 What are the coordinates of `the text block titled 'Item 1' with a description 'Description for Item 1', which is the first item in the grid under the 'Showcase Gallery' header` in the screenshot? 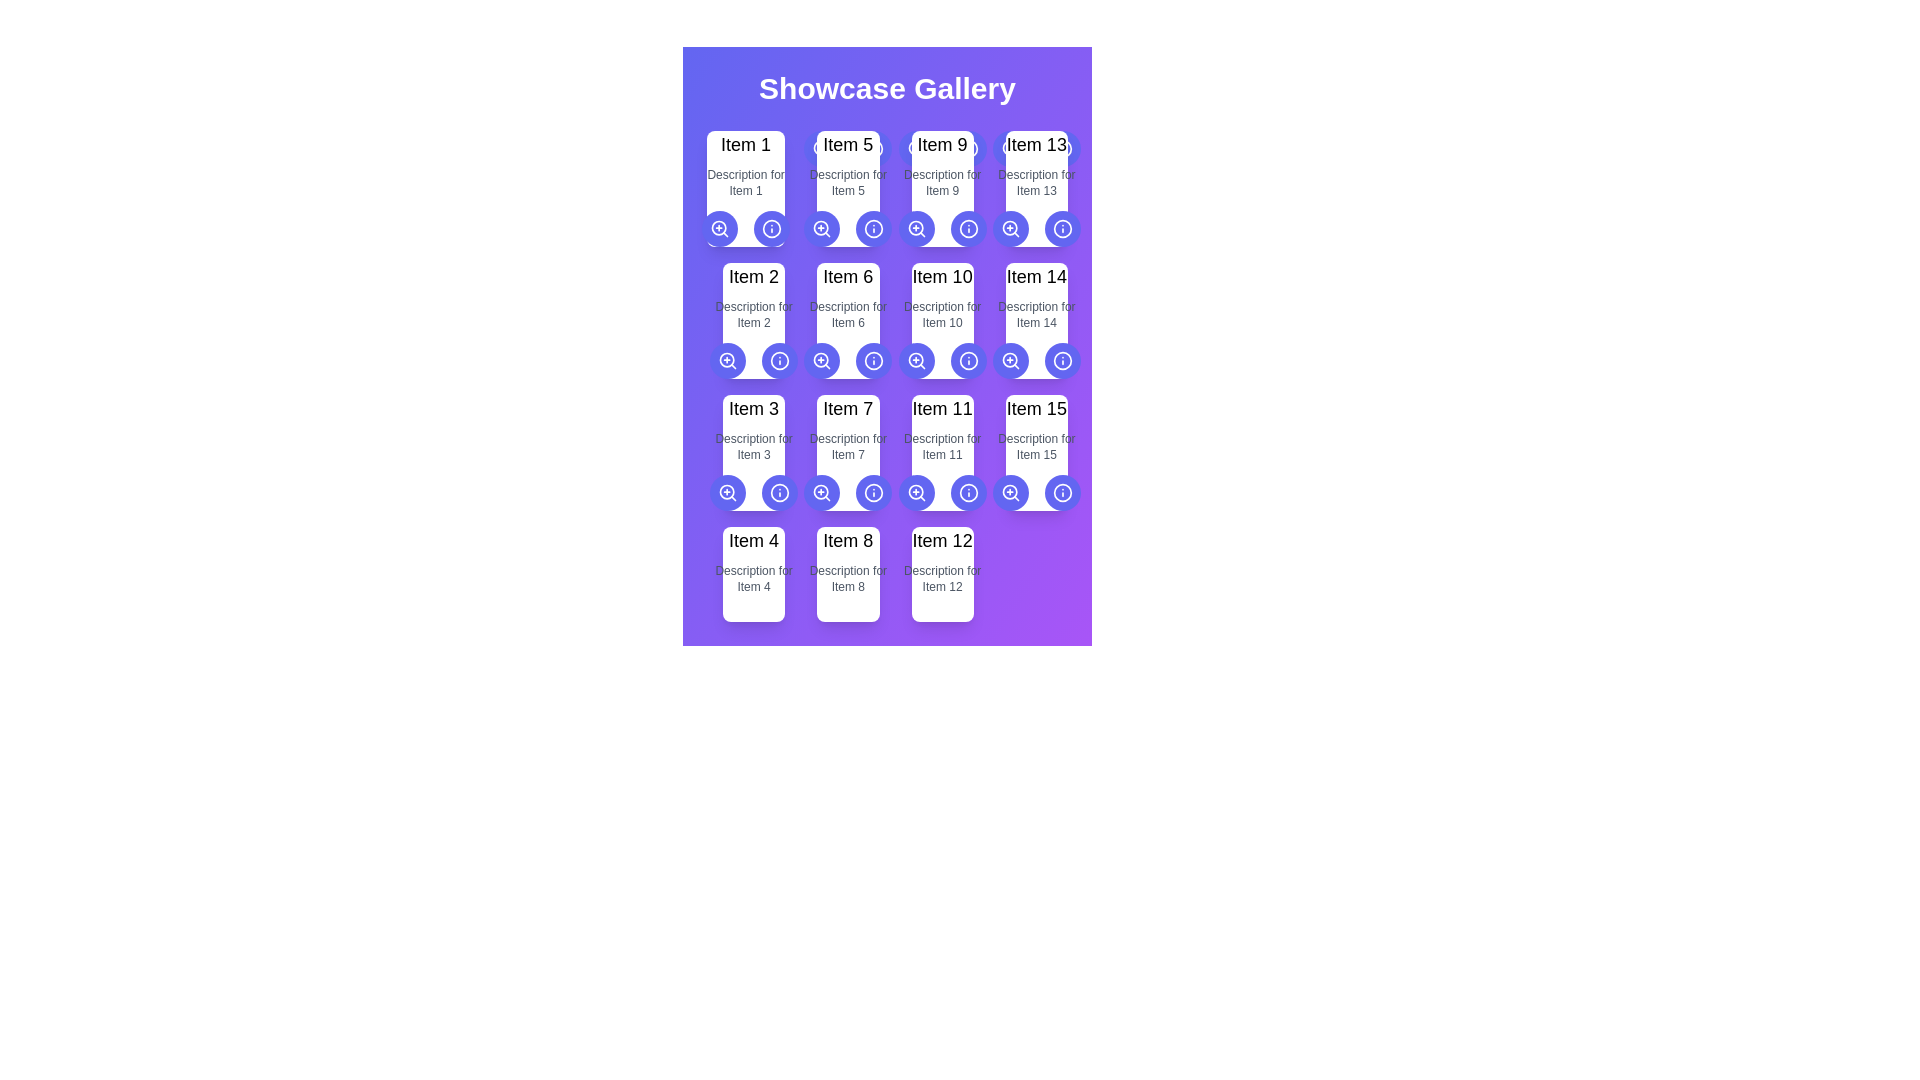 It's located at (745, 189).